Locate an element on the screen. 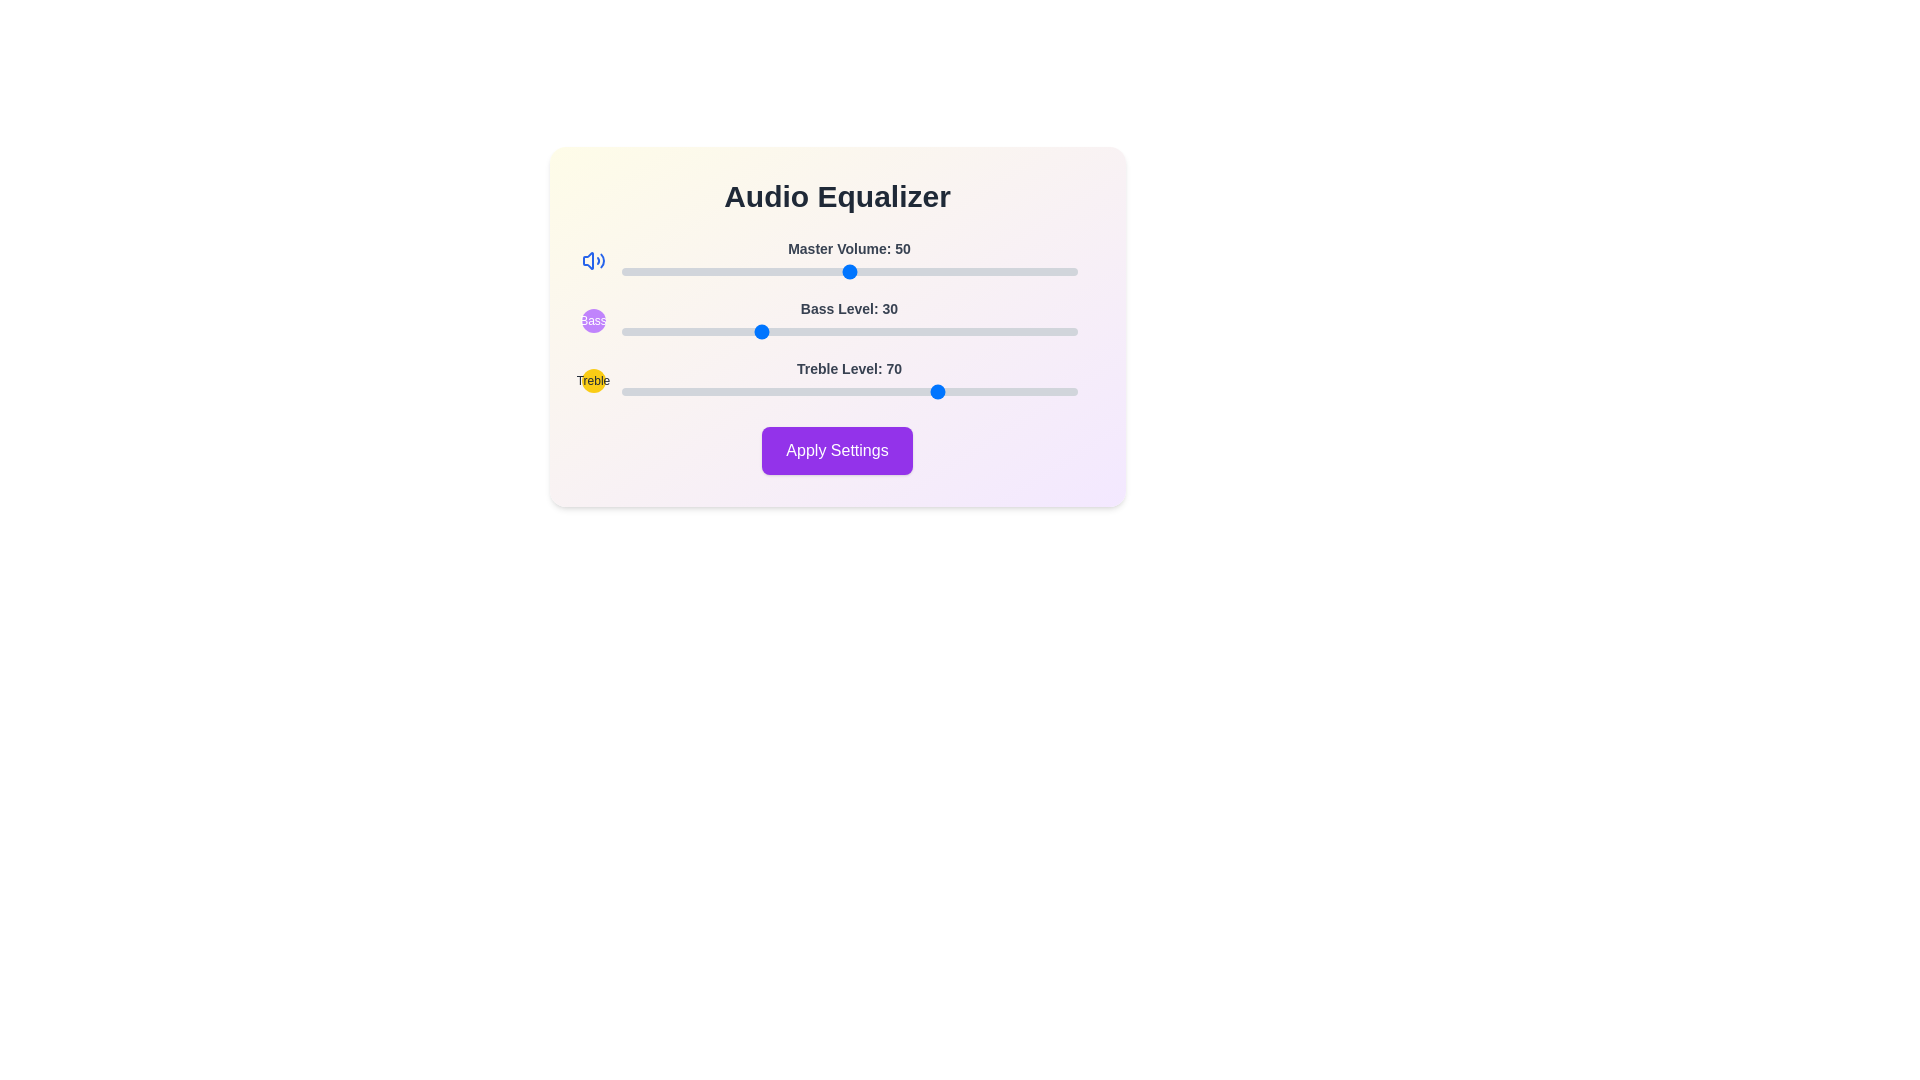  Master Volume is located at coordinates (1053, 272).